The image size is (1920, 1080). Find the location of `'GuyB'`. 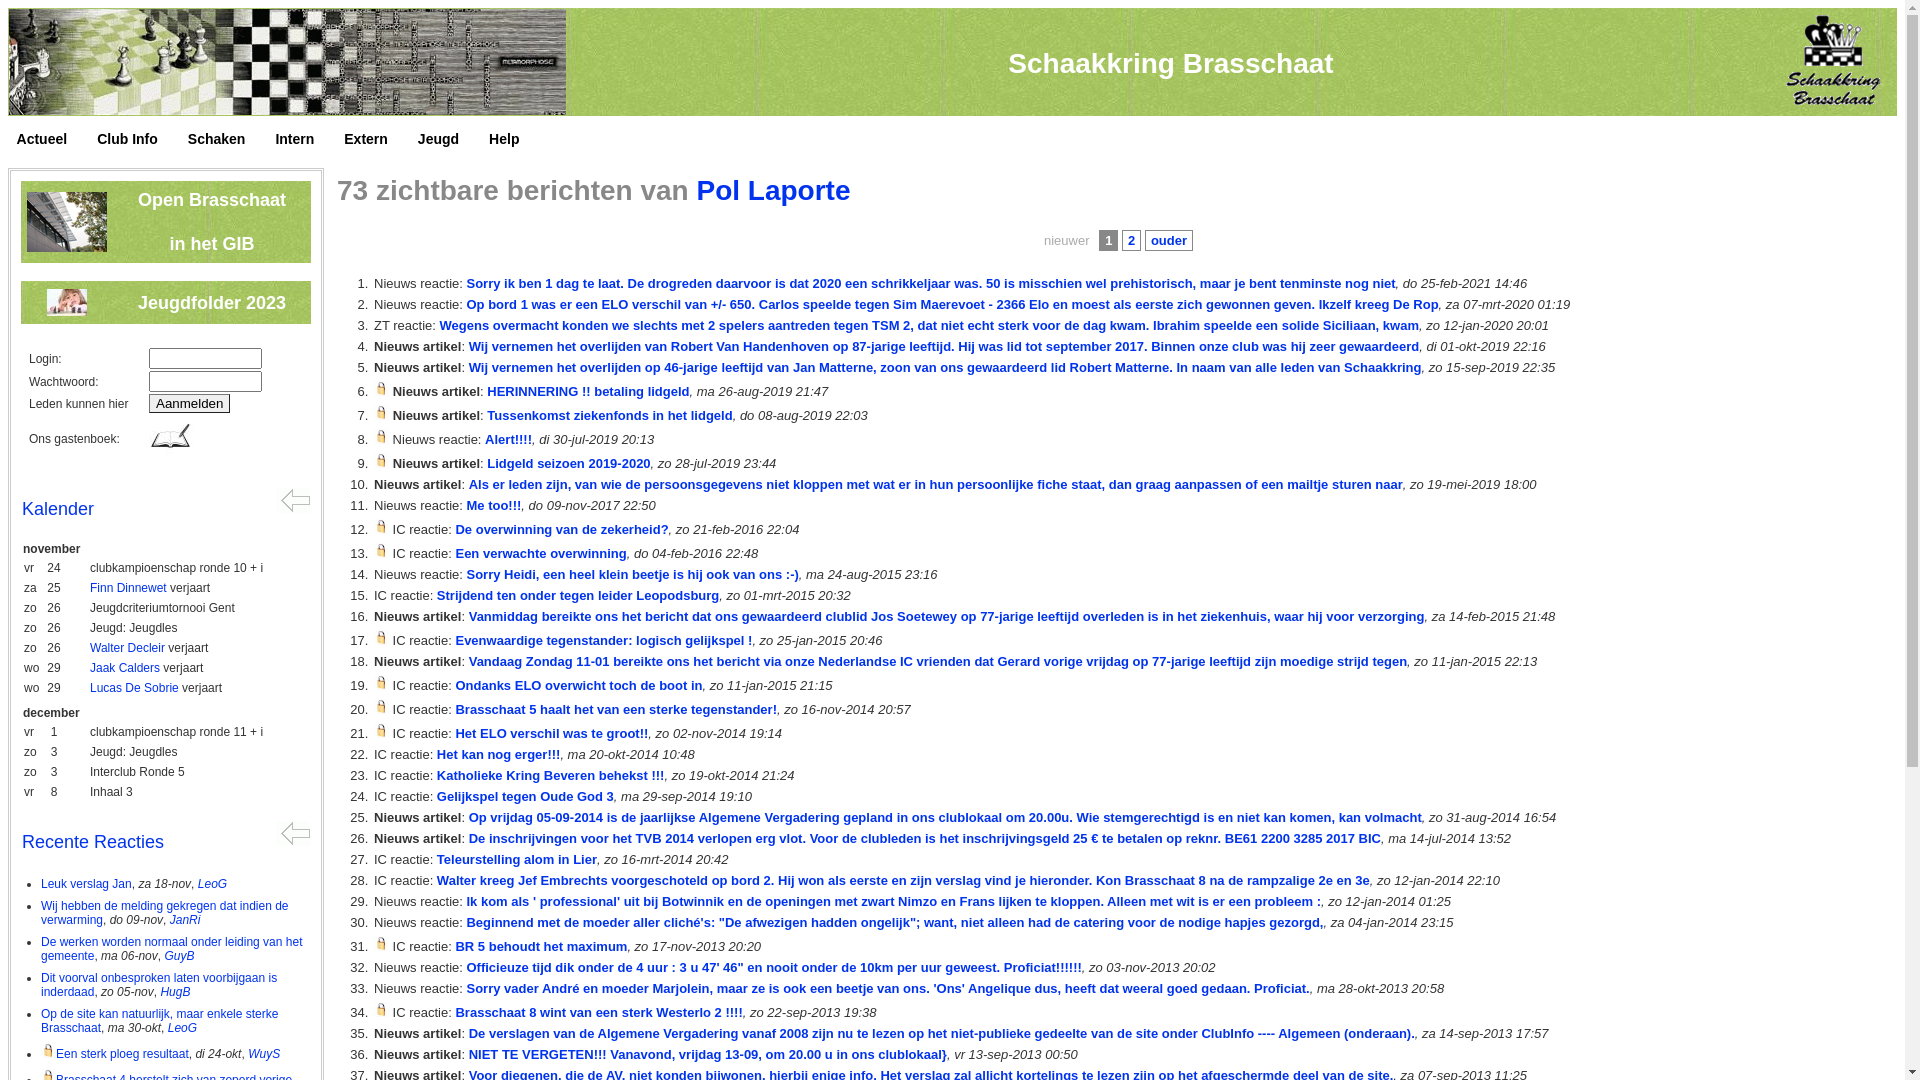

'GuyB' is located at coordinates (163, 955).